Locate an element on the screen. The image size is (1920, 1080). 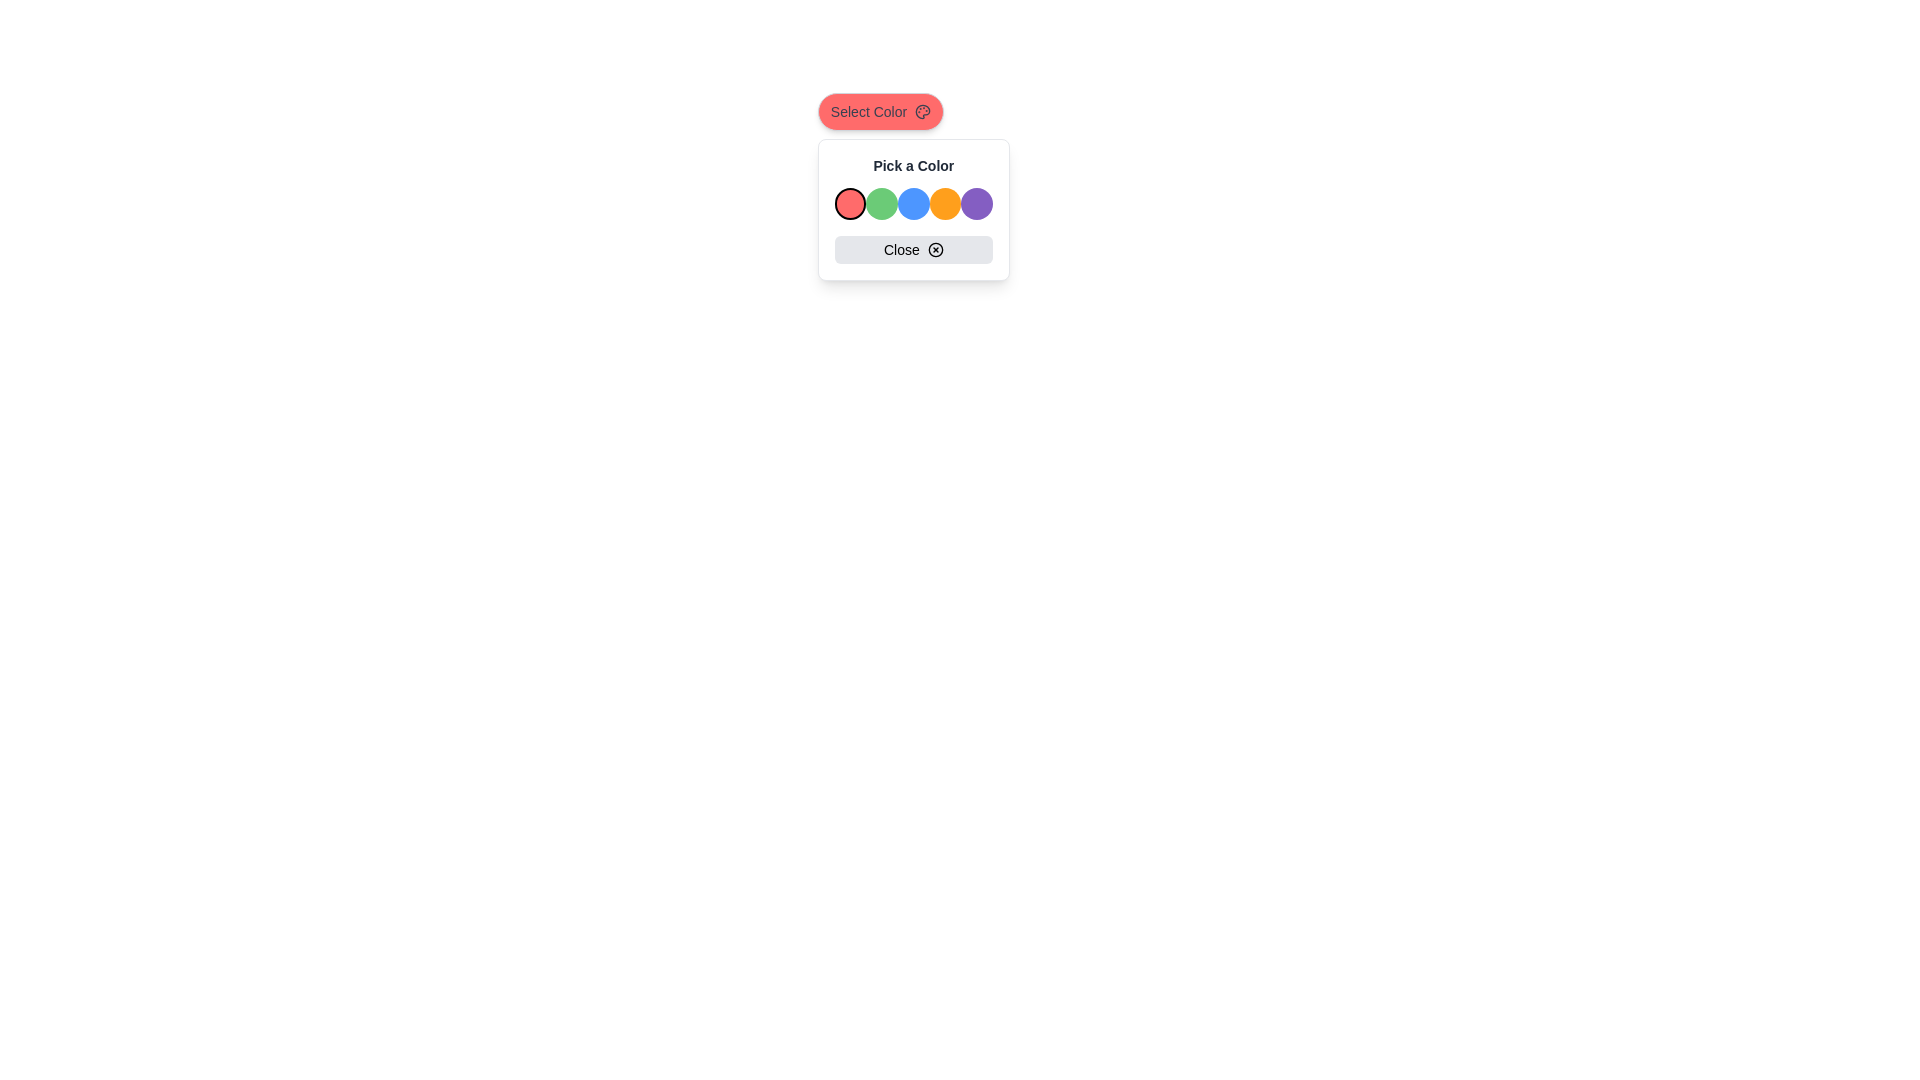
the 'Select Color' button with a red background and color palette icon is located at coordinates (880, 111).